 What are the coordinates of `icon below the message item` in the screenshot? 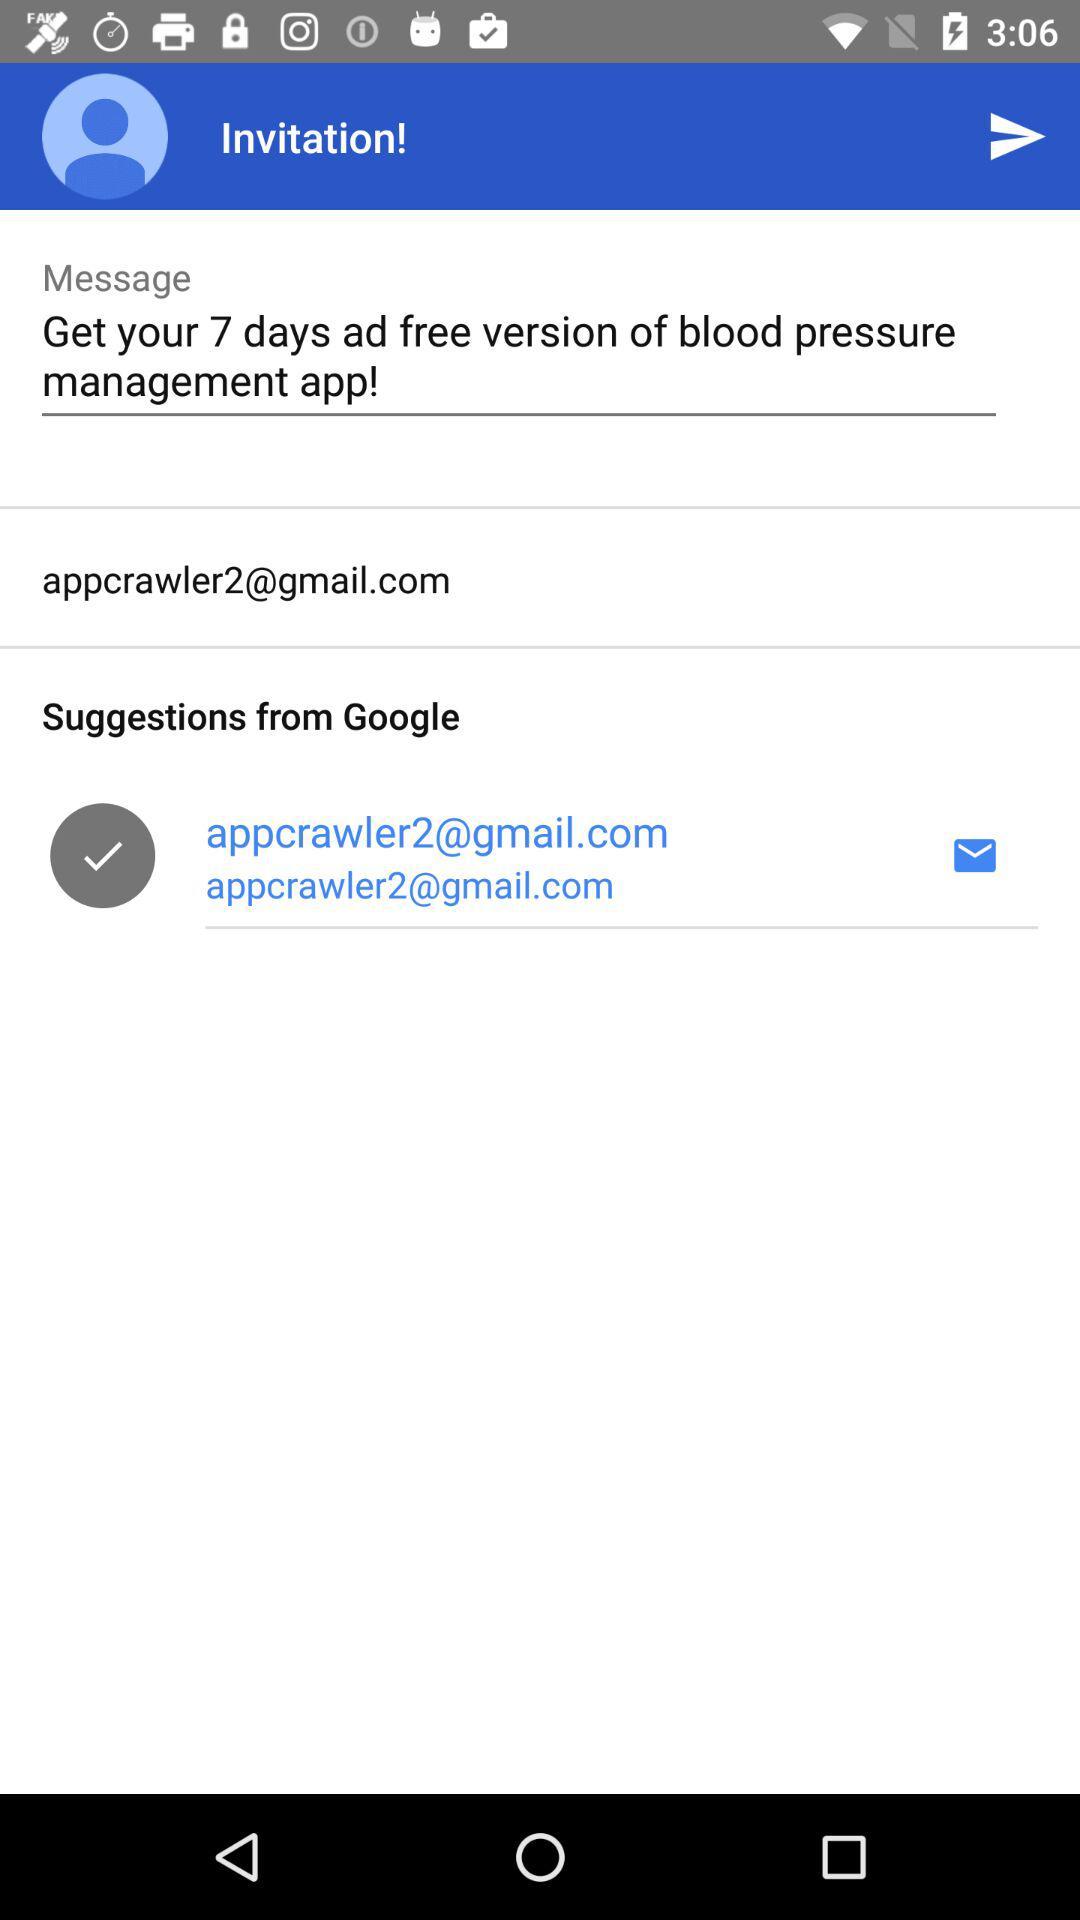 It's located at (518, 354).